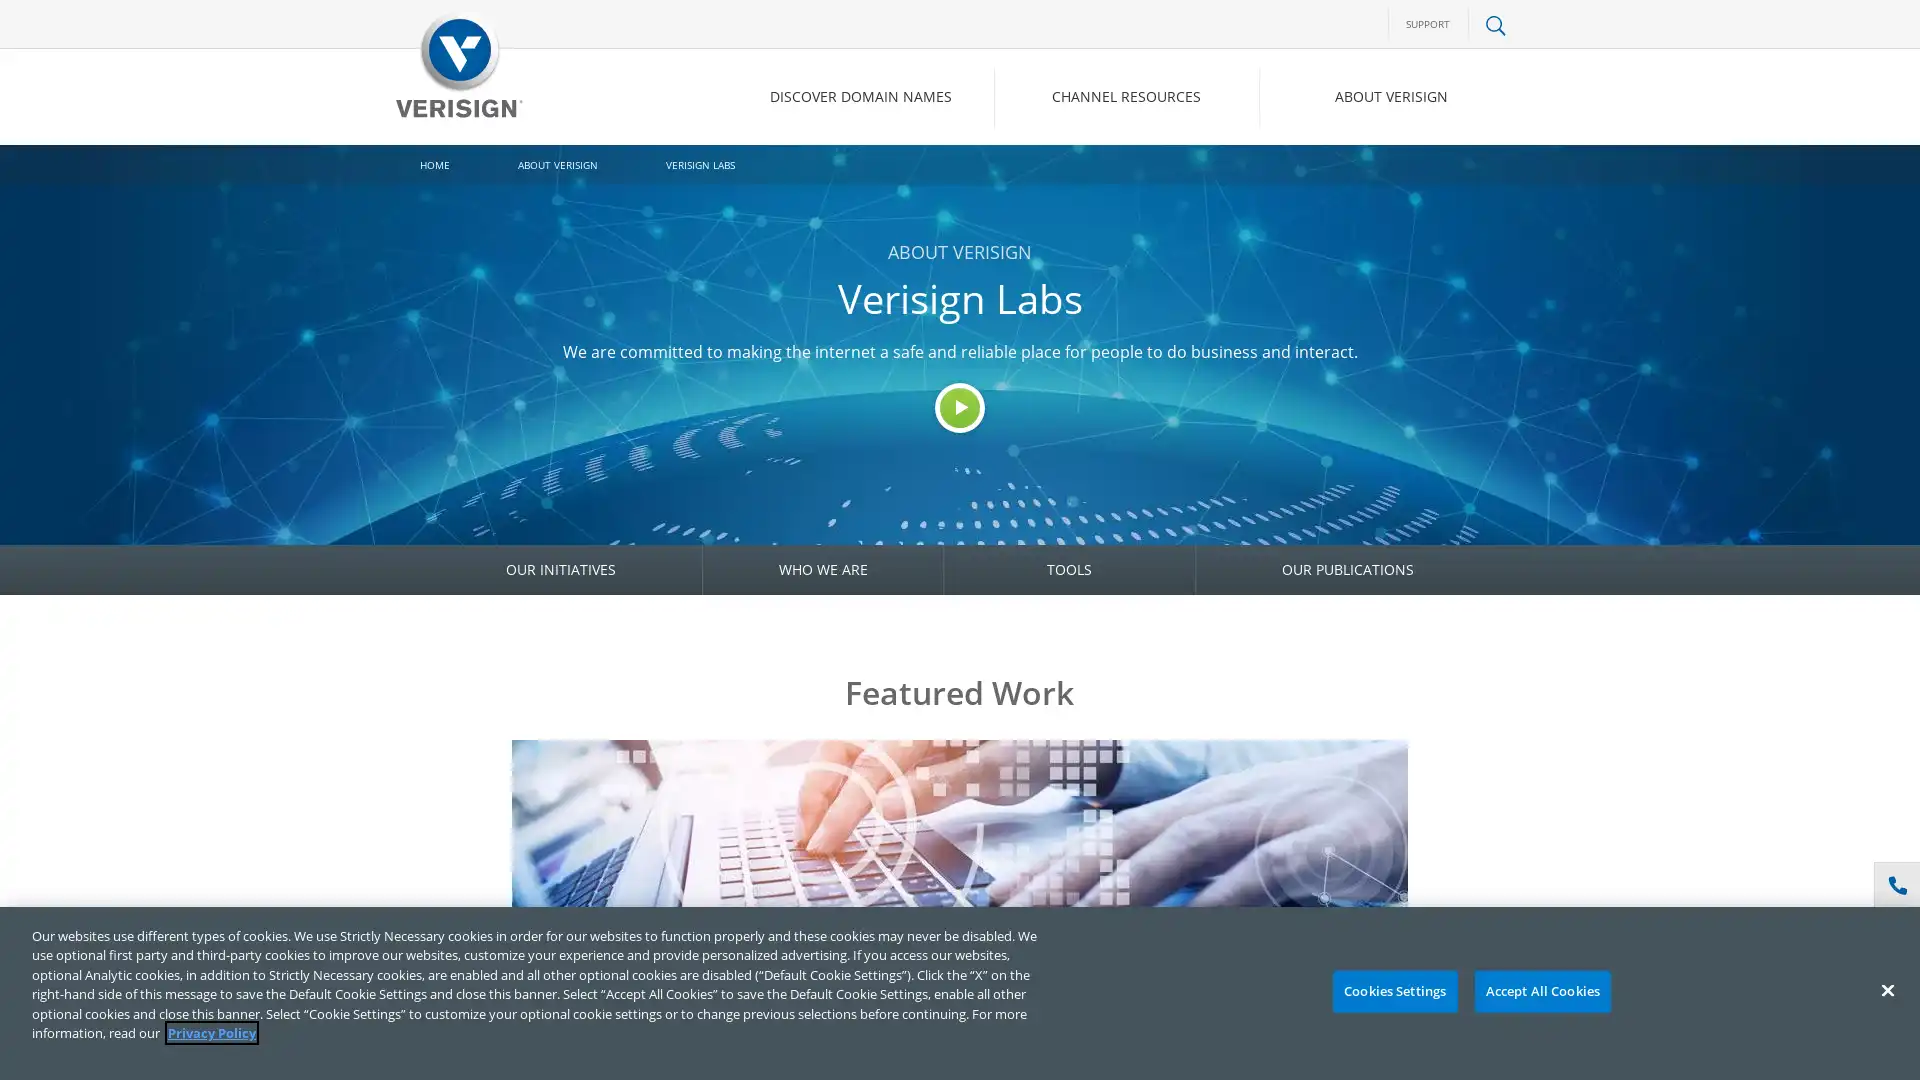 The width and height of the screenshot is (1920, 1080). Describe the element at coordinates (1393, 991) in the screenshot. I see `Cookies Settings` at that location.